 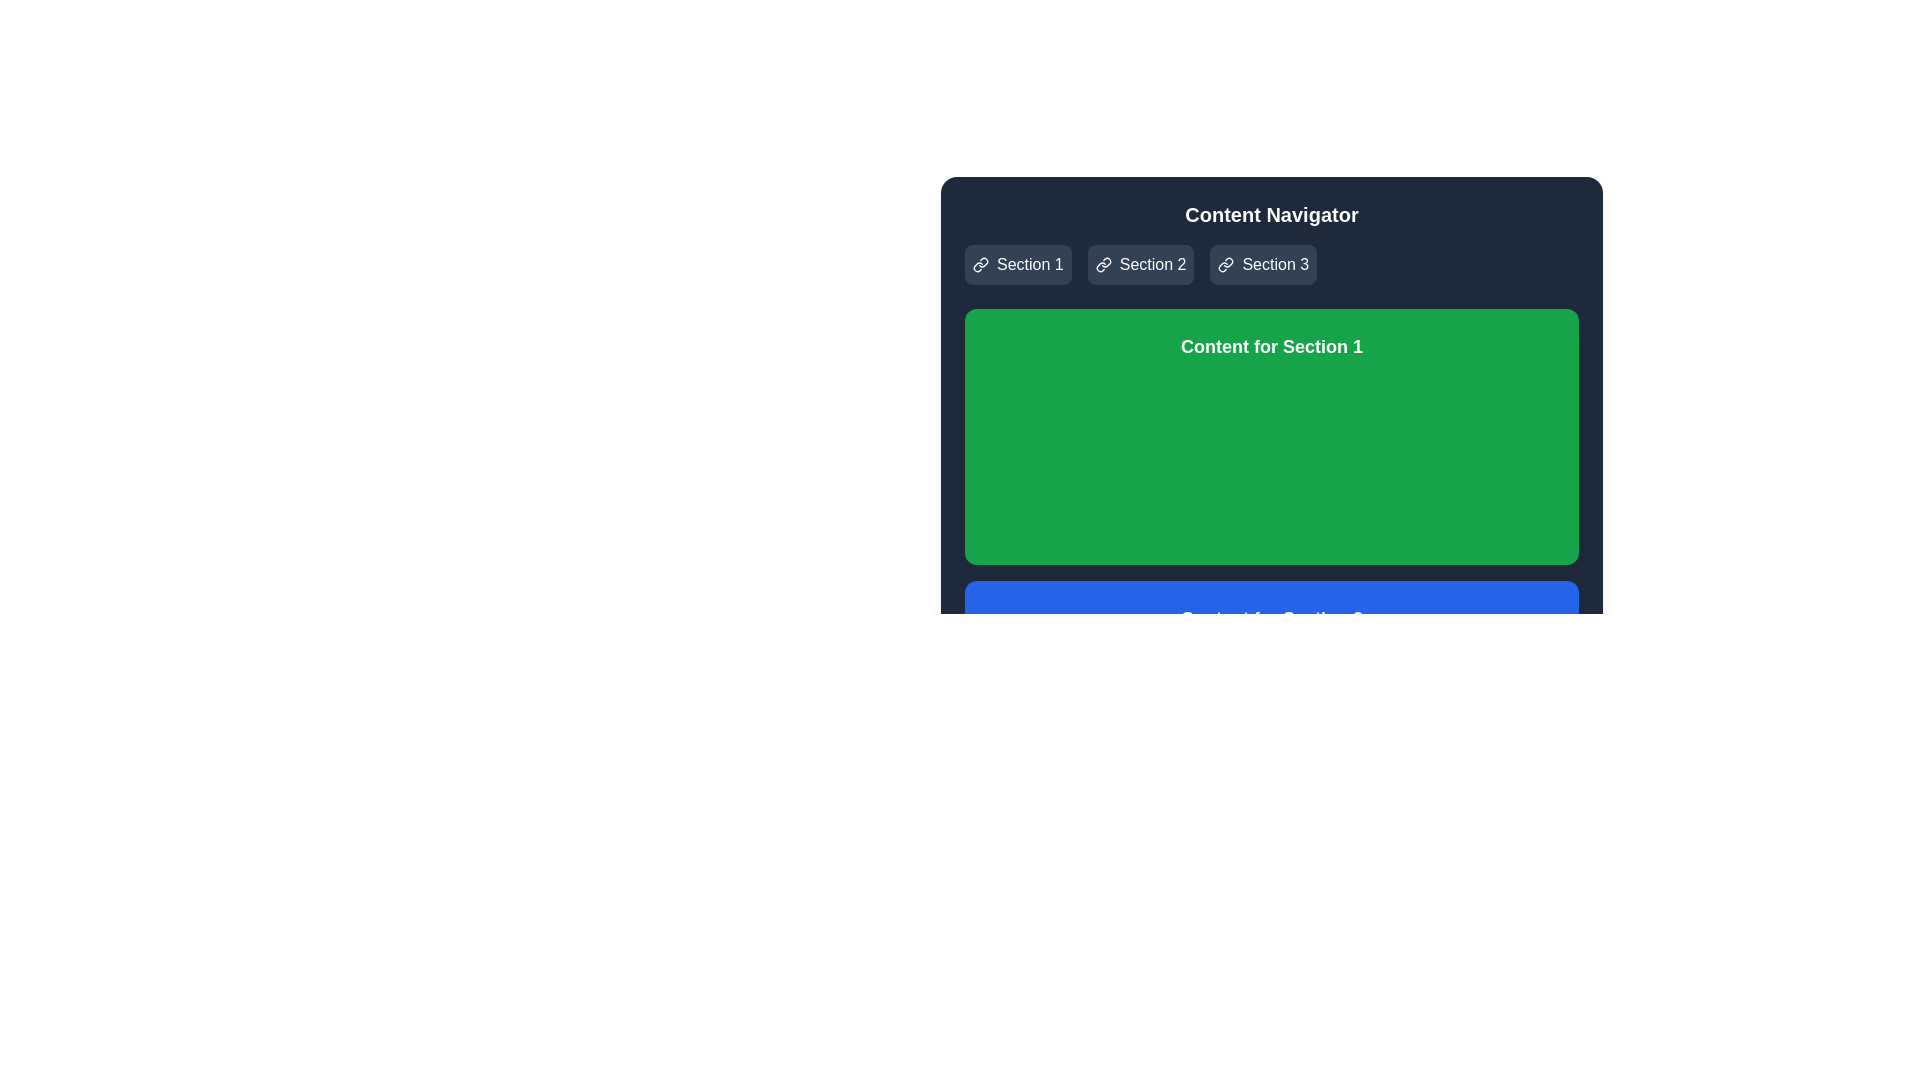 What do you see at coordinates (1271, 617) in the screenshot?
I see `text label displaying 'Content for Section 2', which is centrally positioned within the blue section element ('section-2')` at bounding box center [1271, 617].